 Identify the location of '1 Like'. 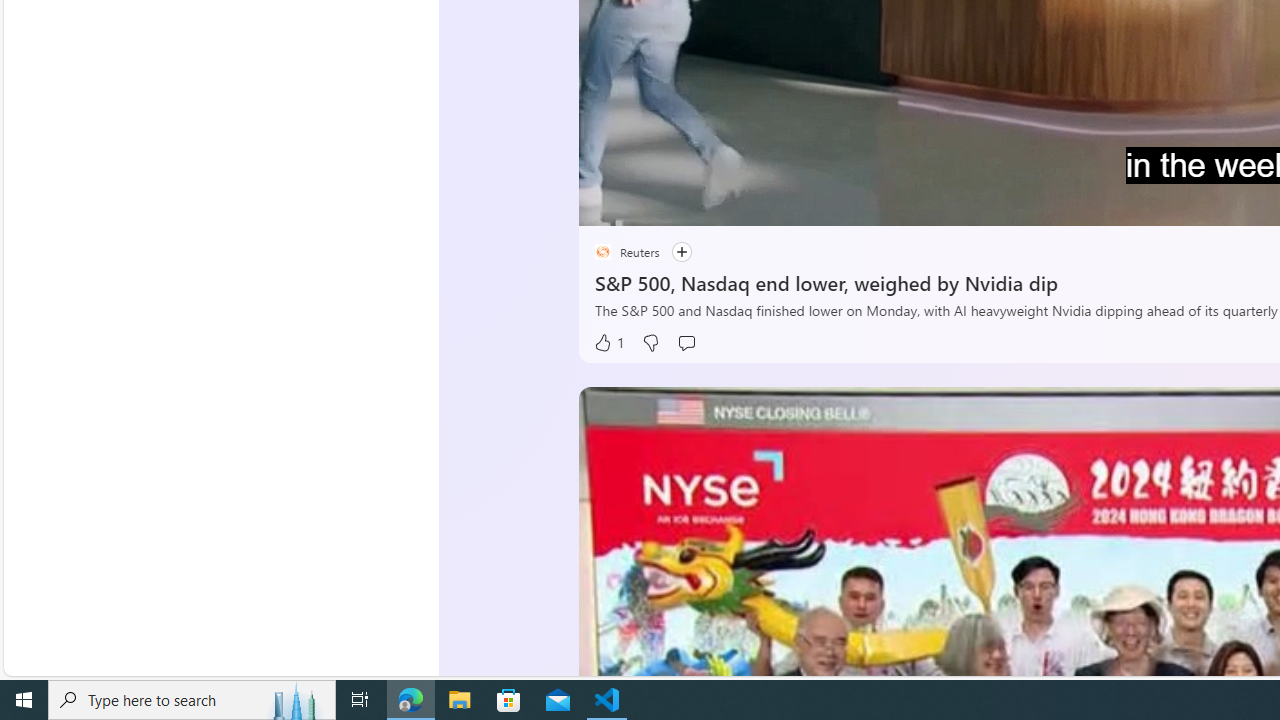
(607, 342).